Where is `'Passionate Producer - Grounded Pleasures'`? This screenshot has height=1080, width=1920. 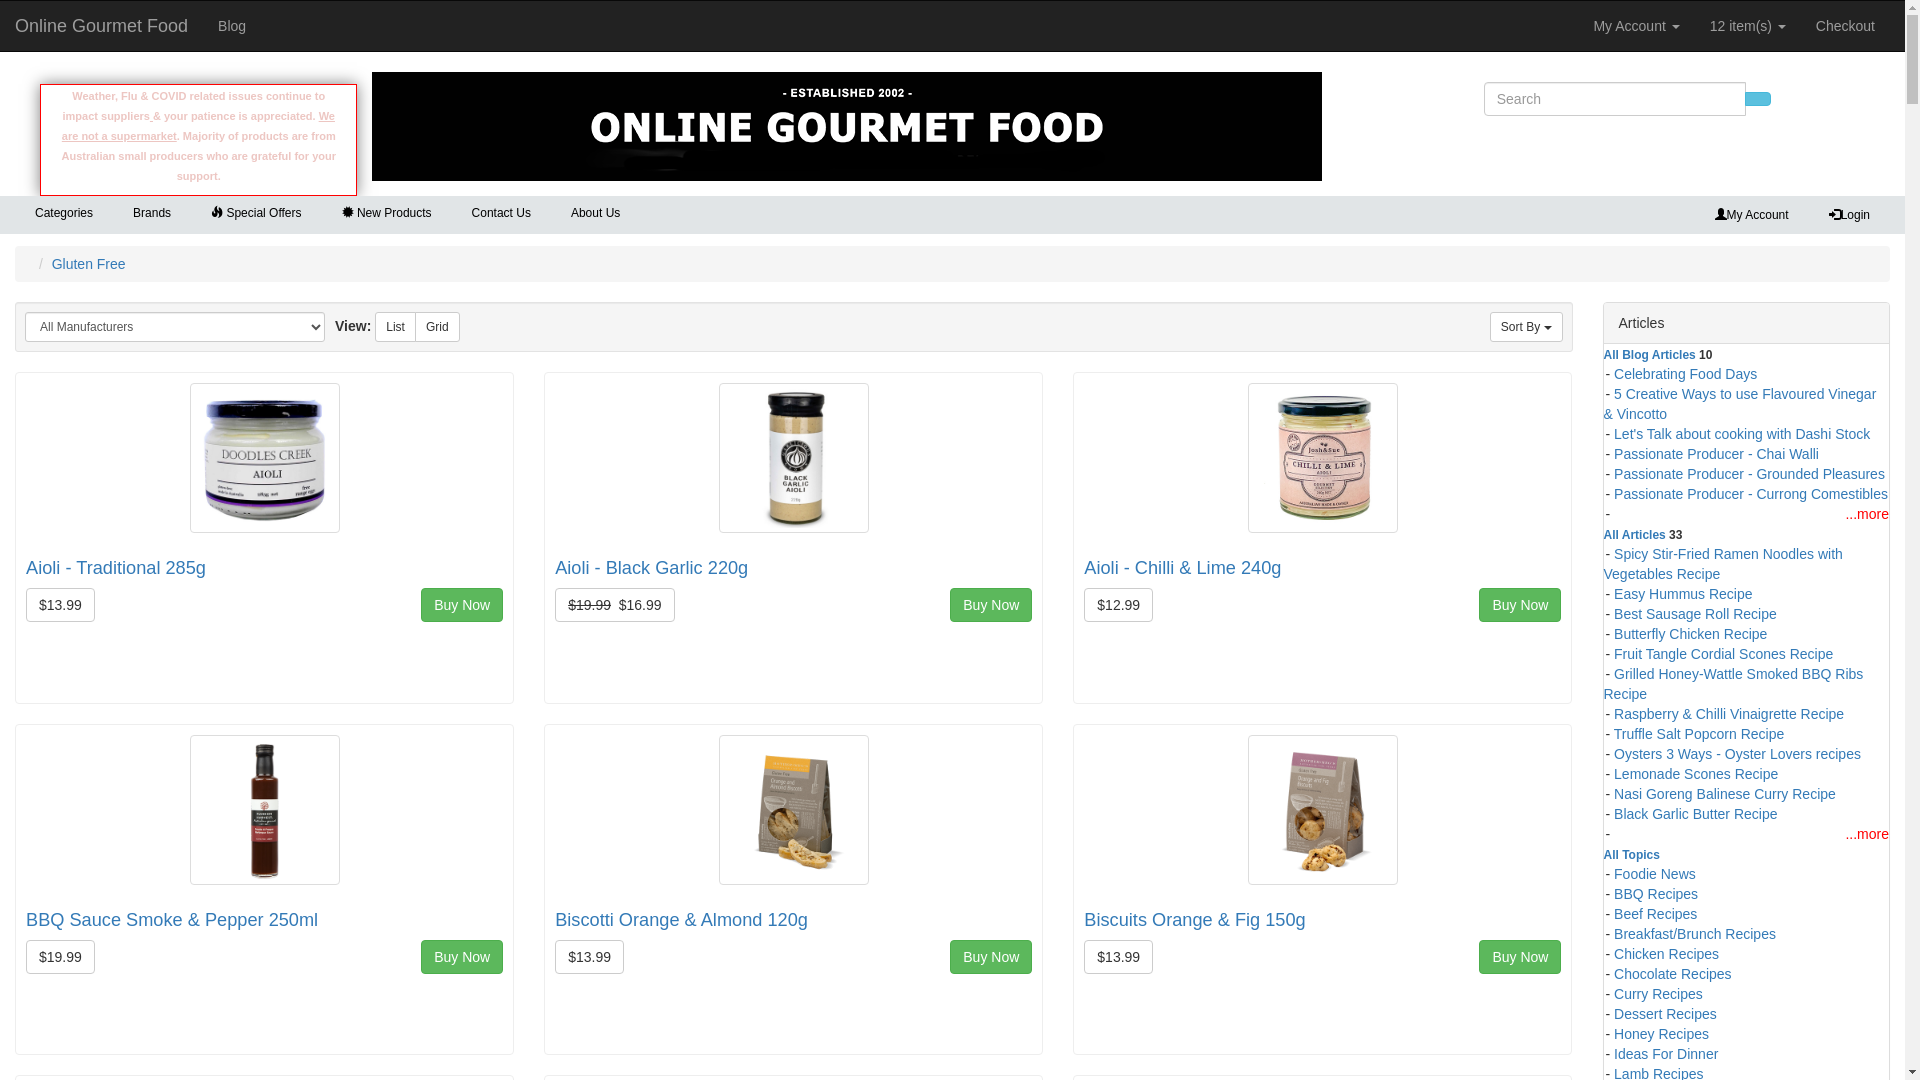
'Passionate Producer - Grounded Pleasures' is located at coordinates (1748, 471).